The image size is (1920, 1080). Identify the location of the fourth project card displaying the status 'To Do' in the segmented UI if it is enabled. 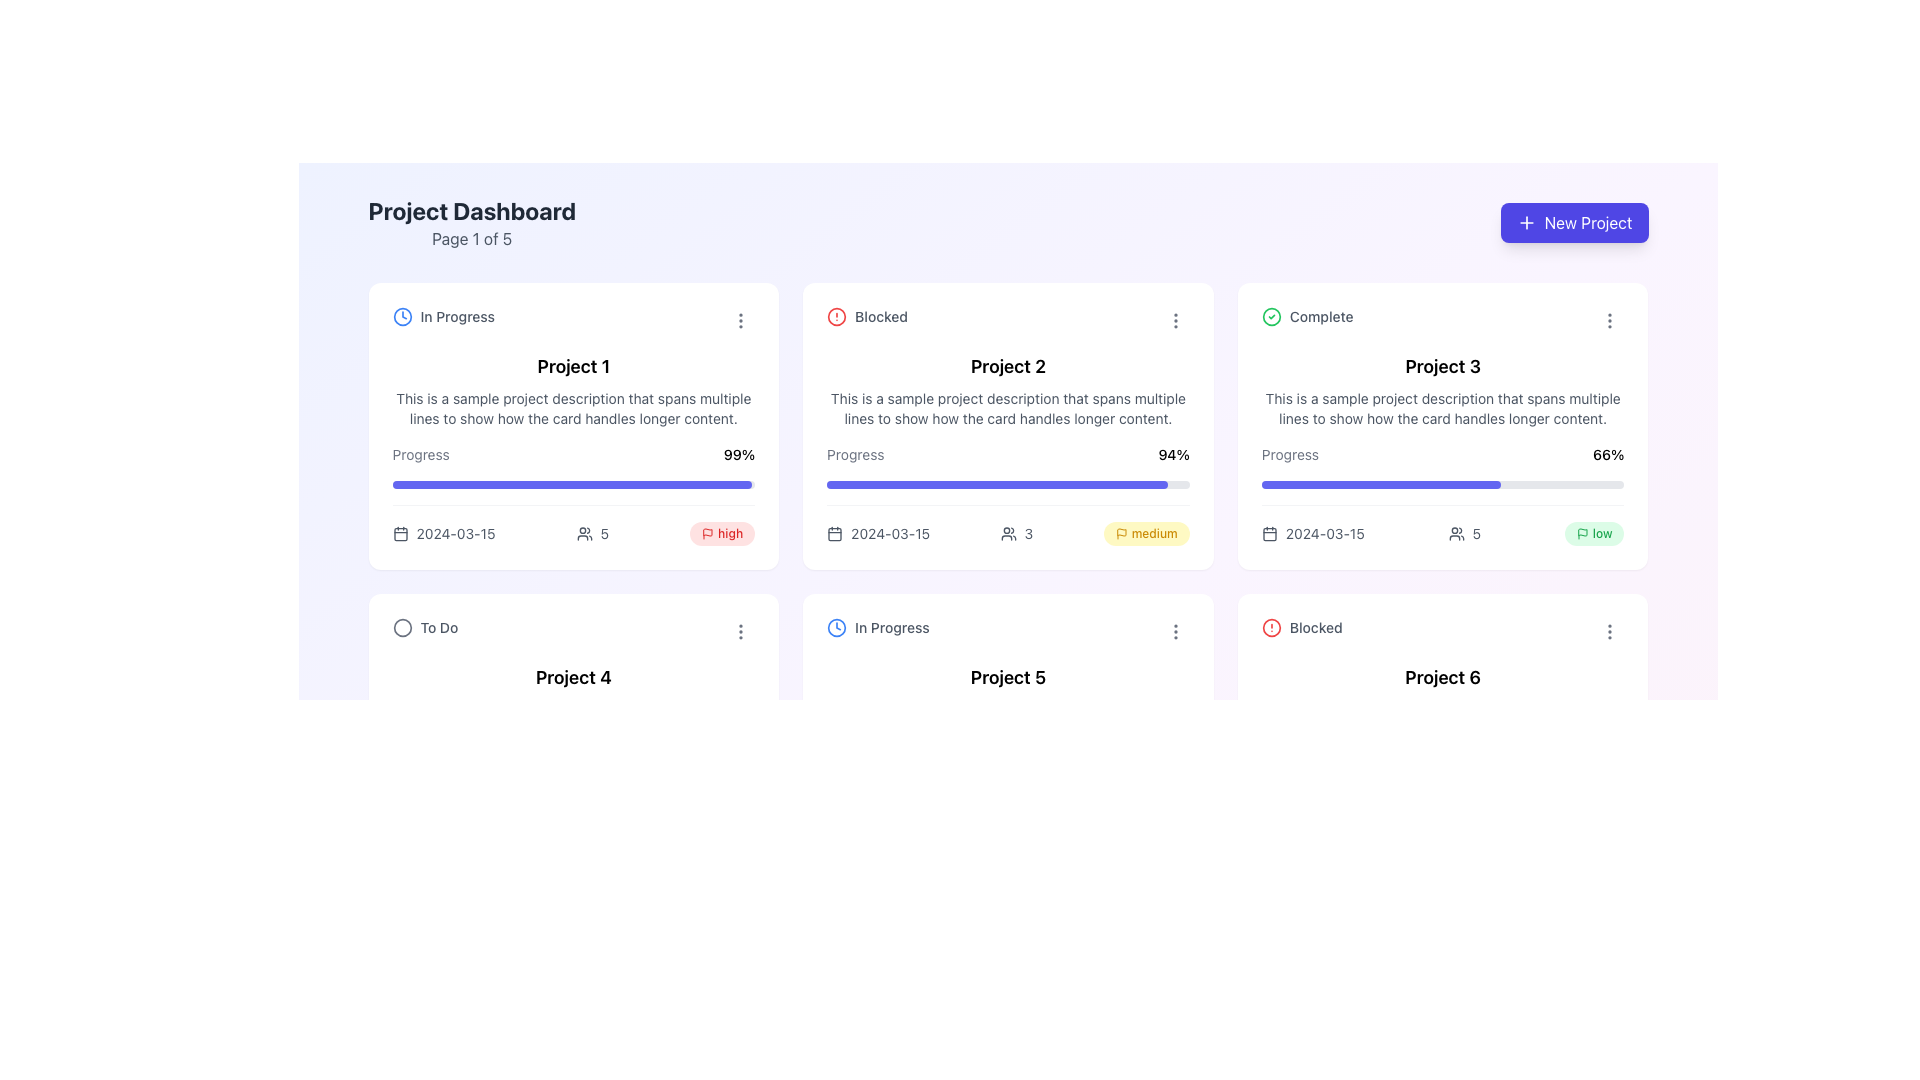
(572, 737).